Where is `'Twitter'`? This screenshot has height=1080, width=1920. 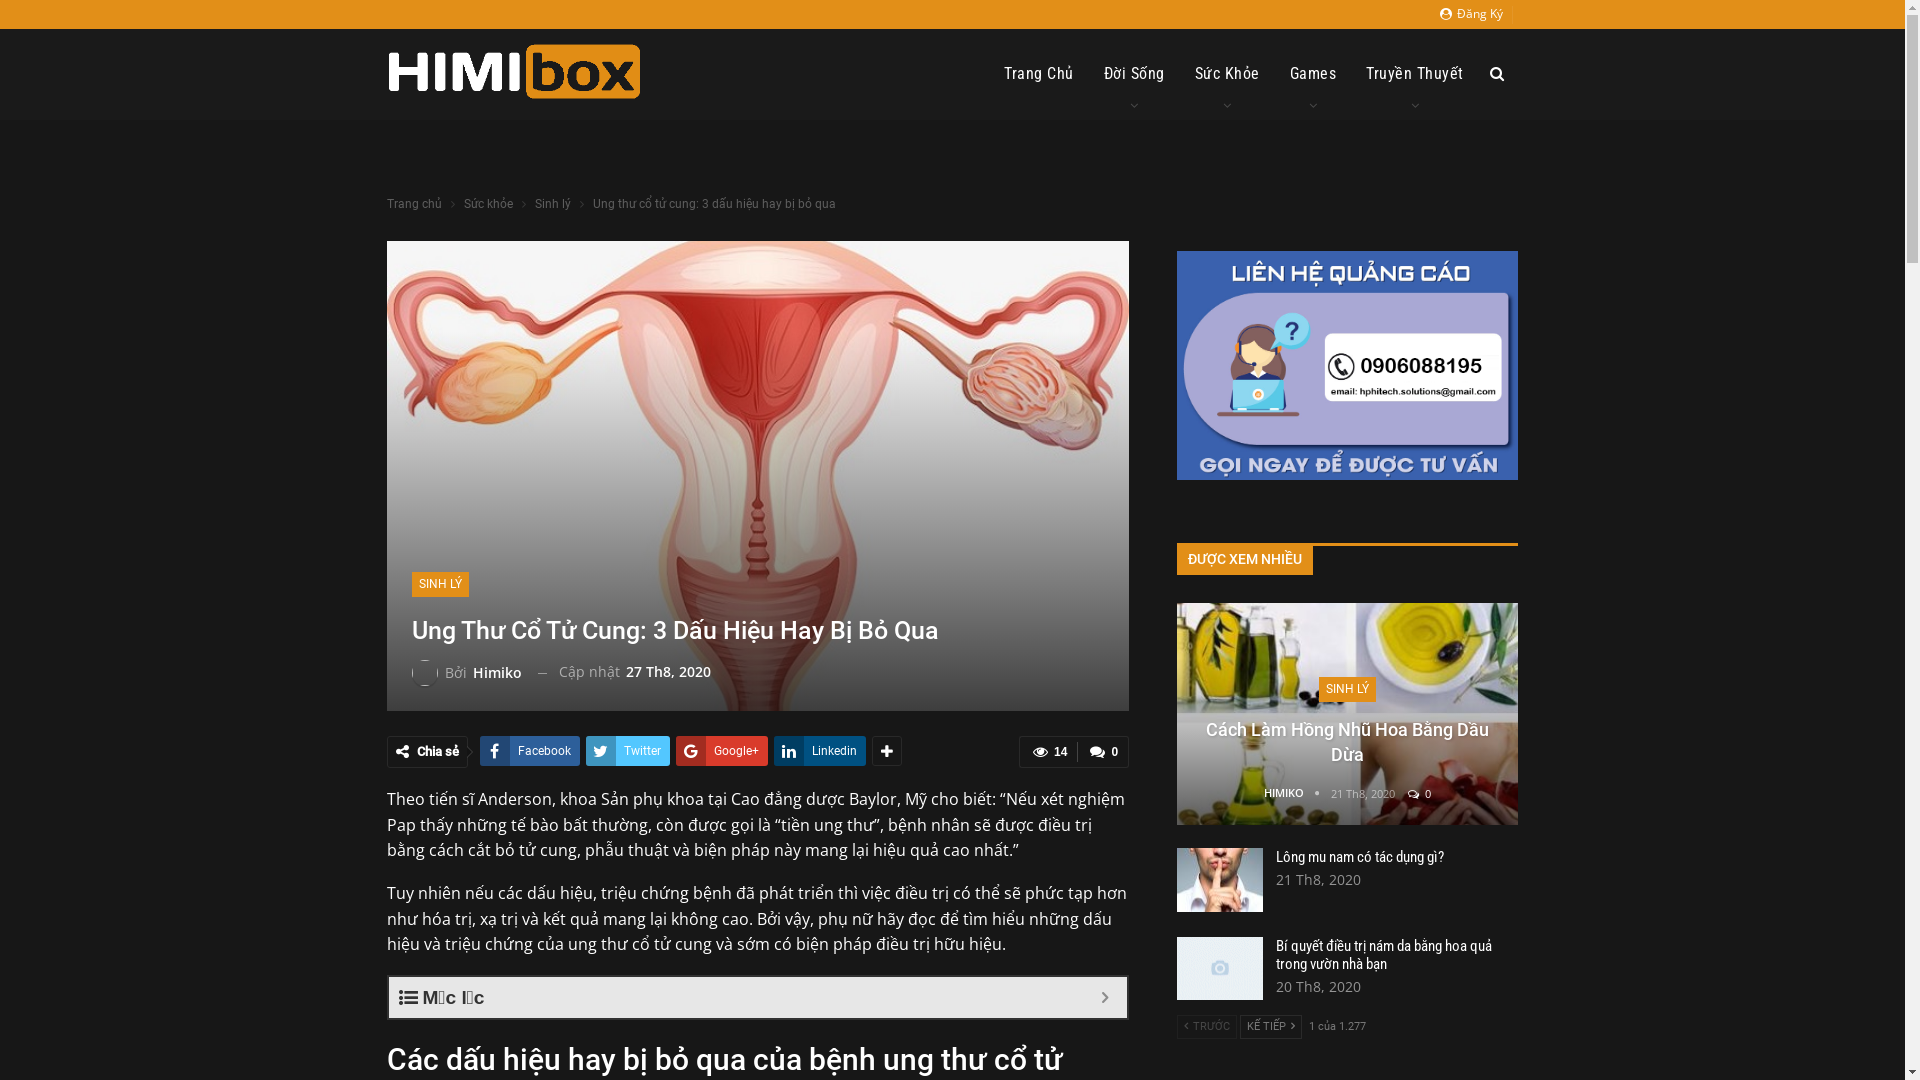 'Twitter' is located at coordinates (627, 751).